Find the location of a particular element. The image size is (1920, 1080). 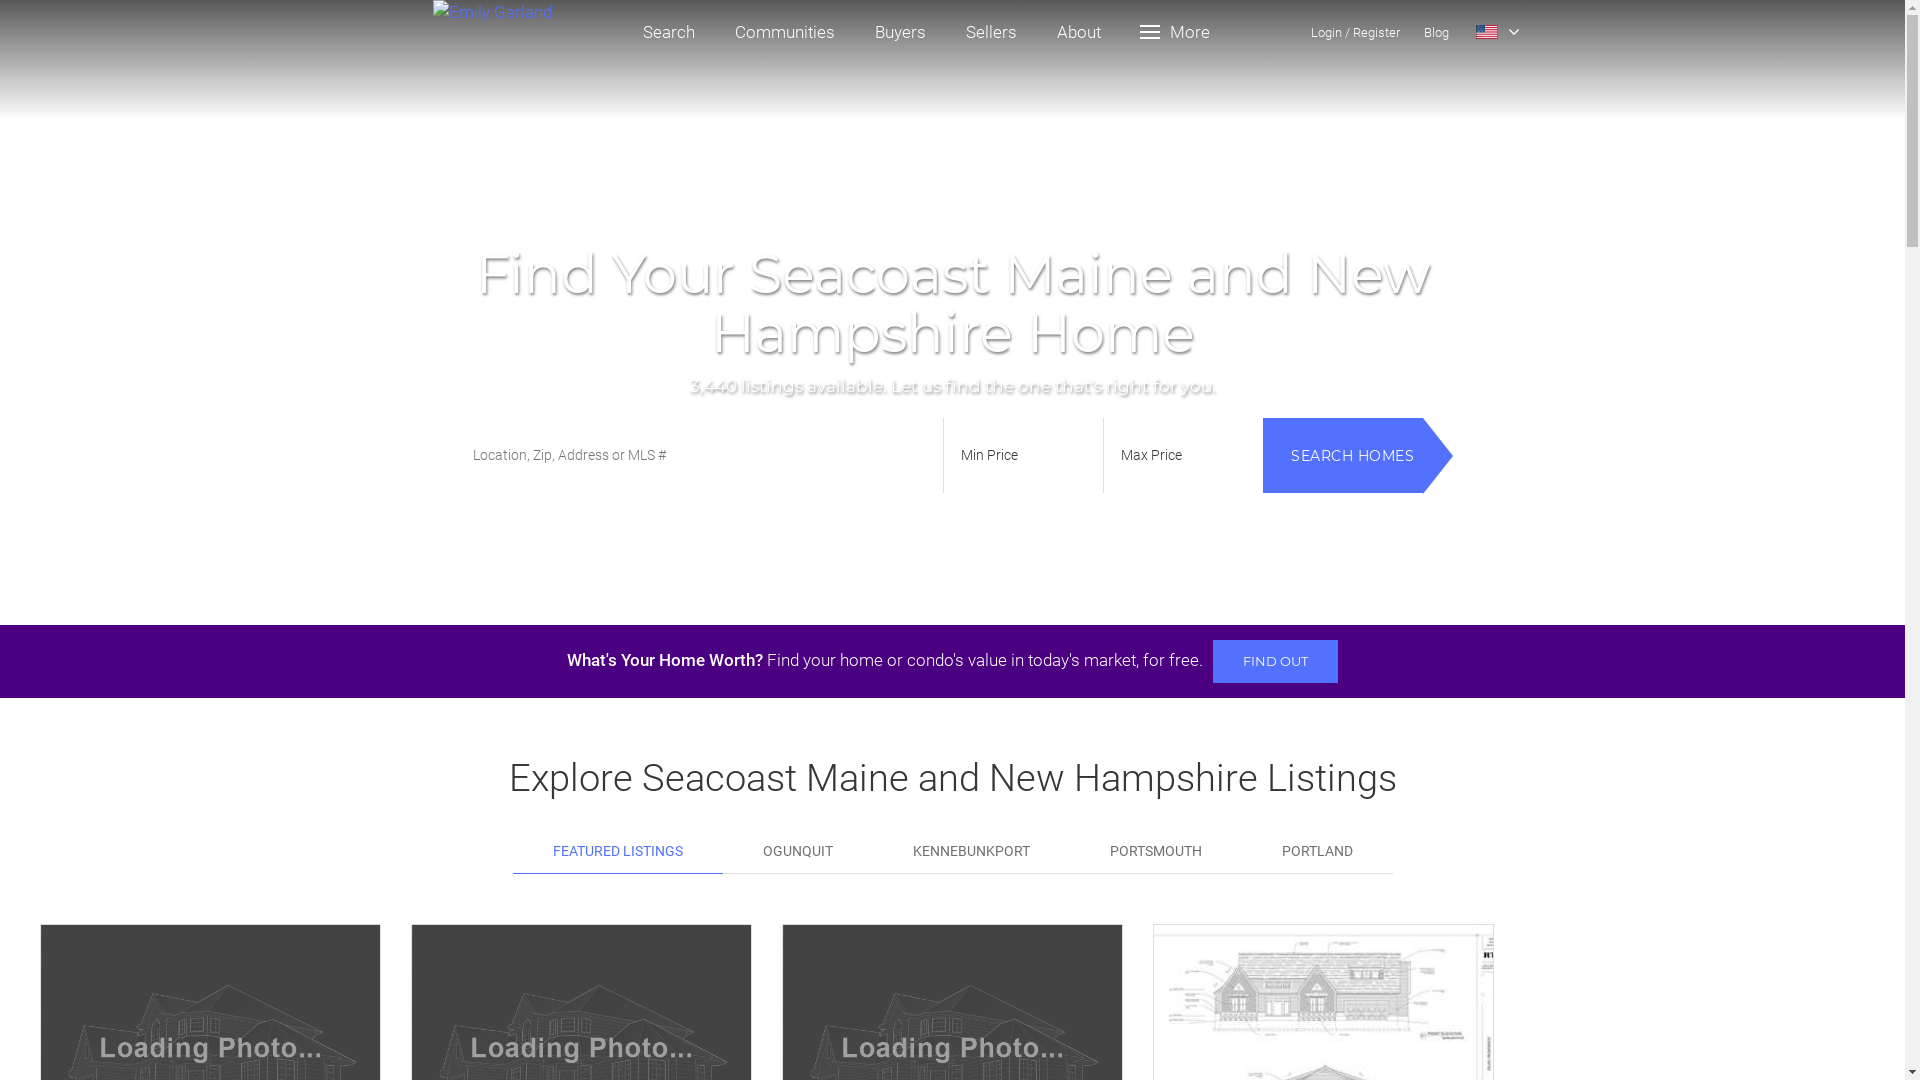

'More' is located at coordinates (1176, 32).